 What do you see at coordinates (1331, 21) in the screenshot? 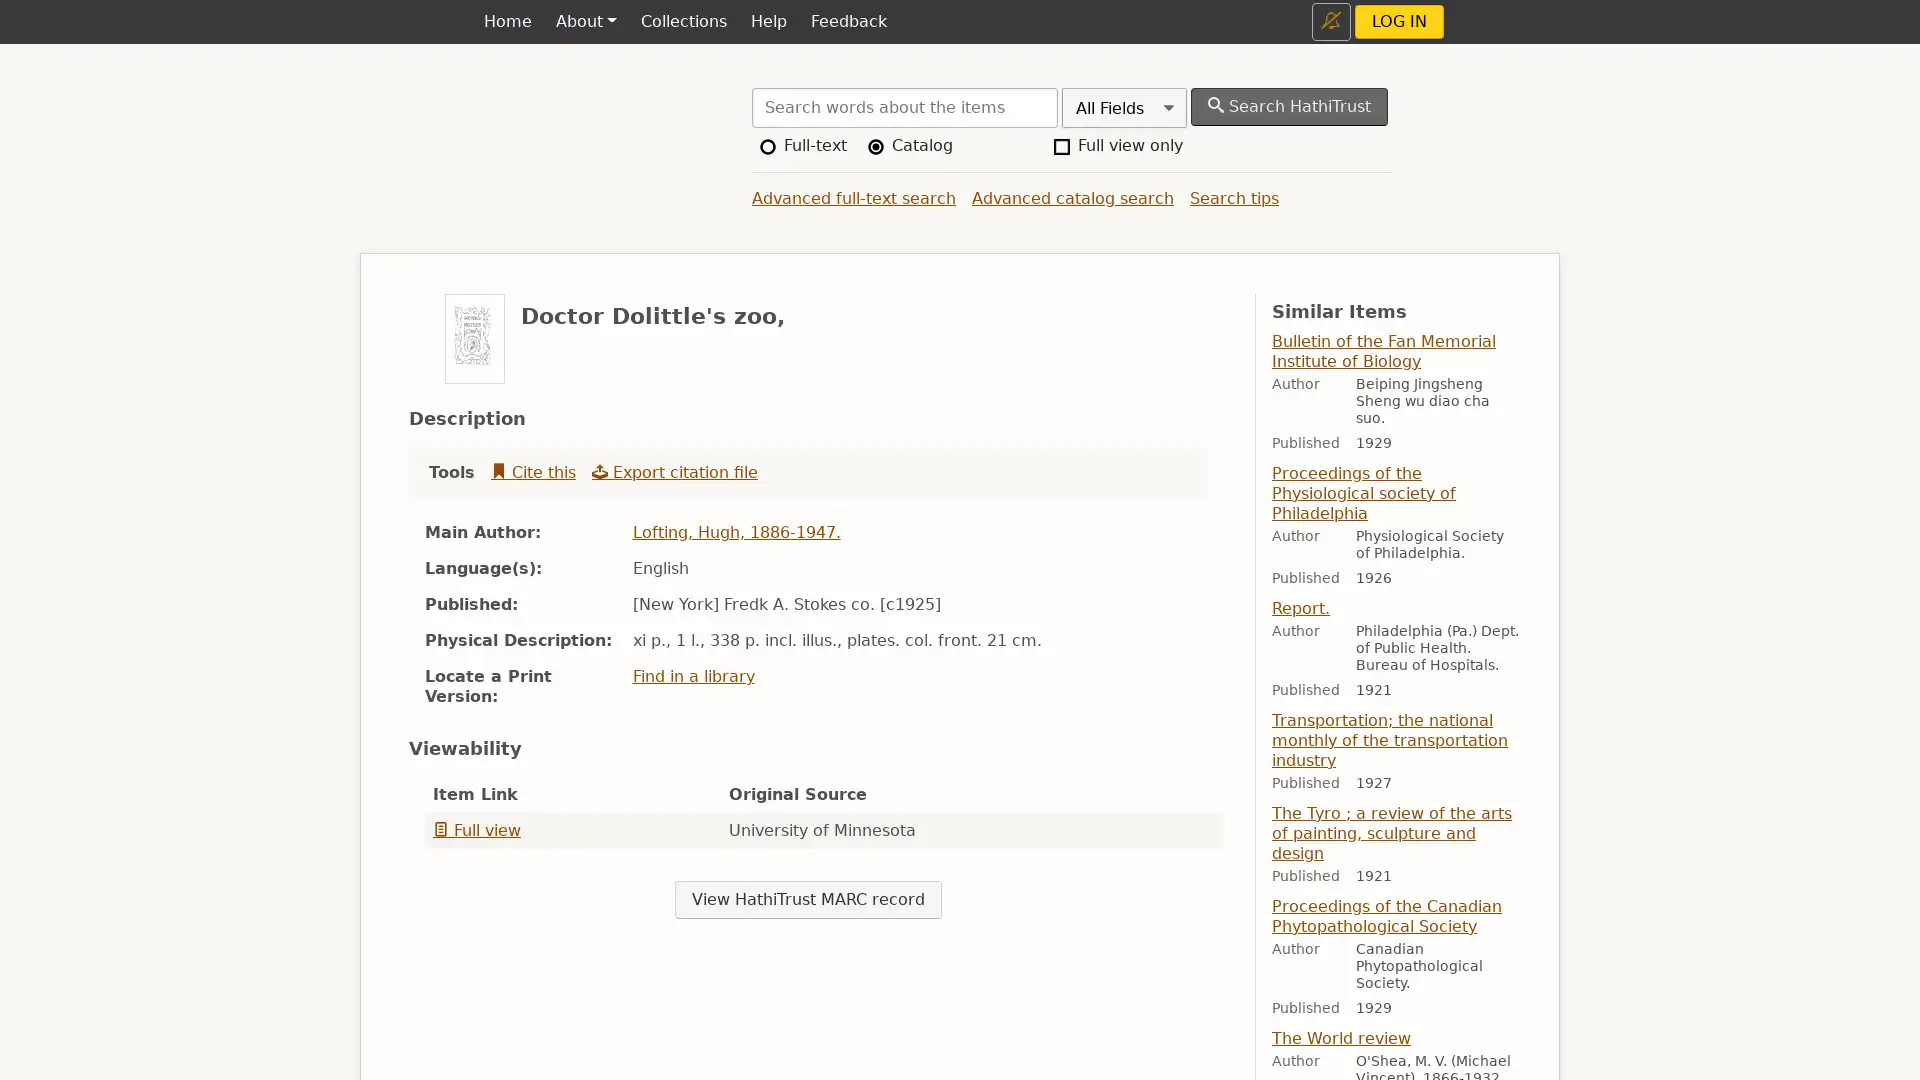
I see `Toggle Notifications` at bounding box center [1331, 21].